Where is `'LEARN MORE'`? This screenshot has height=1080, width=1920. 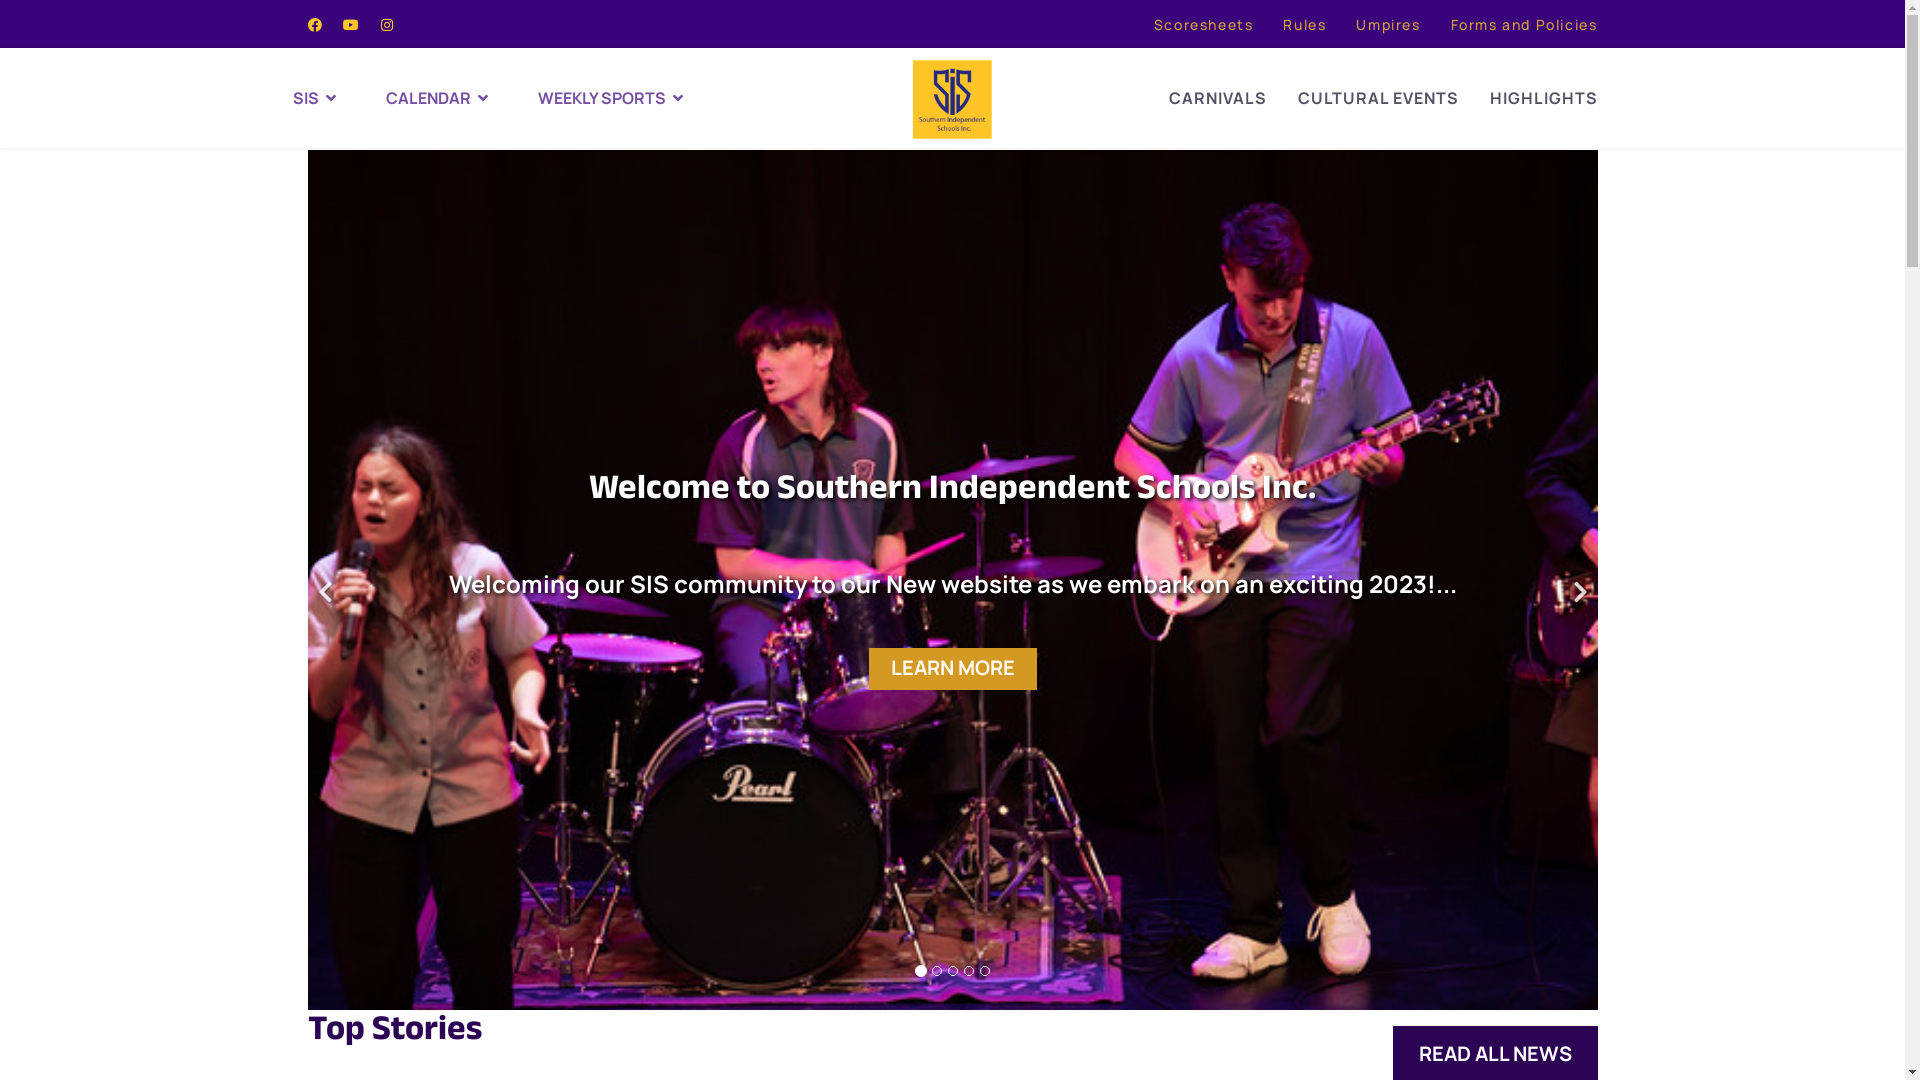
'LEARN MORE' is located at coordinates (950, 668).